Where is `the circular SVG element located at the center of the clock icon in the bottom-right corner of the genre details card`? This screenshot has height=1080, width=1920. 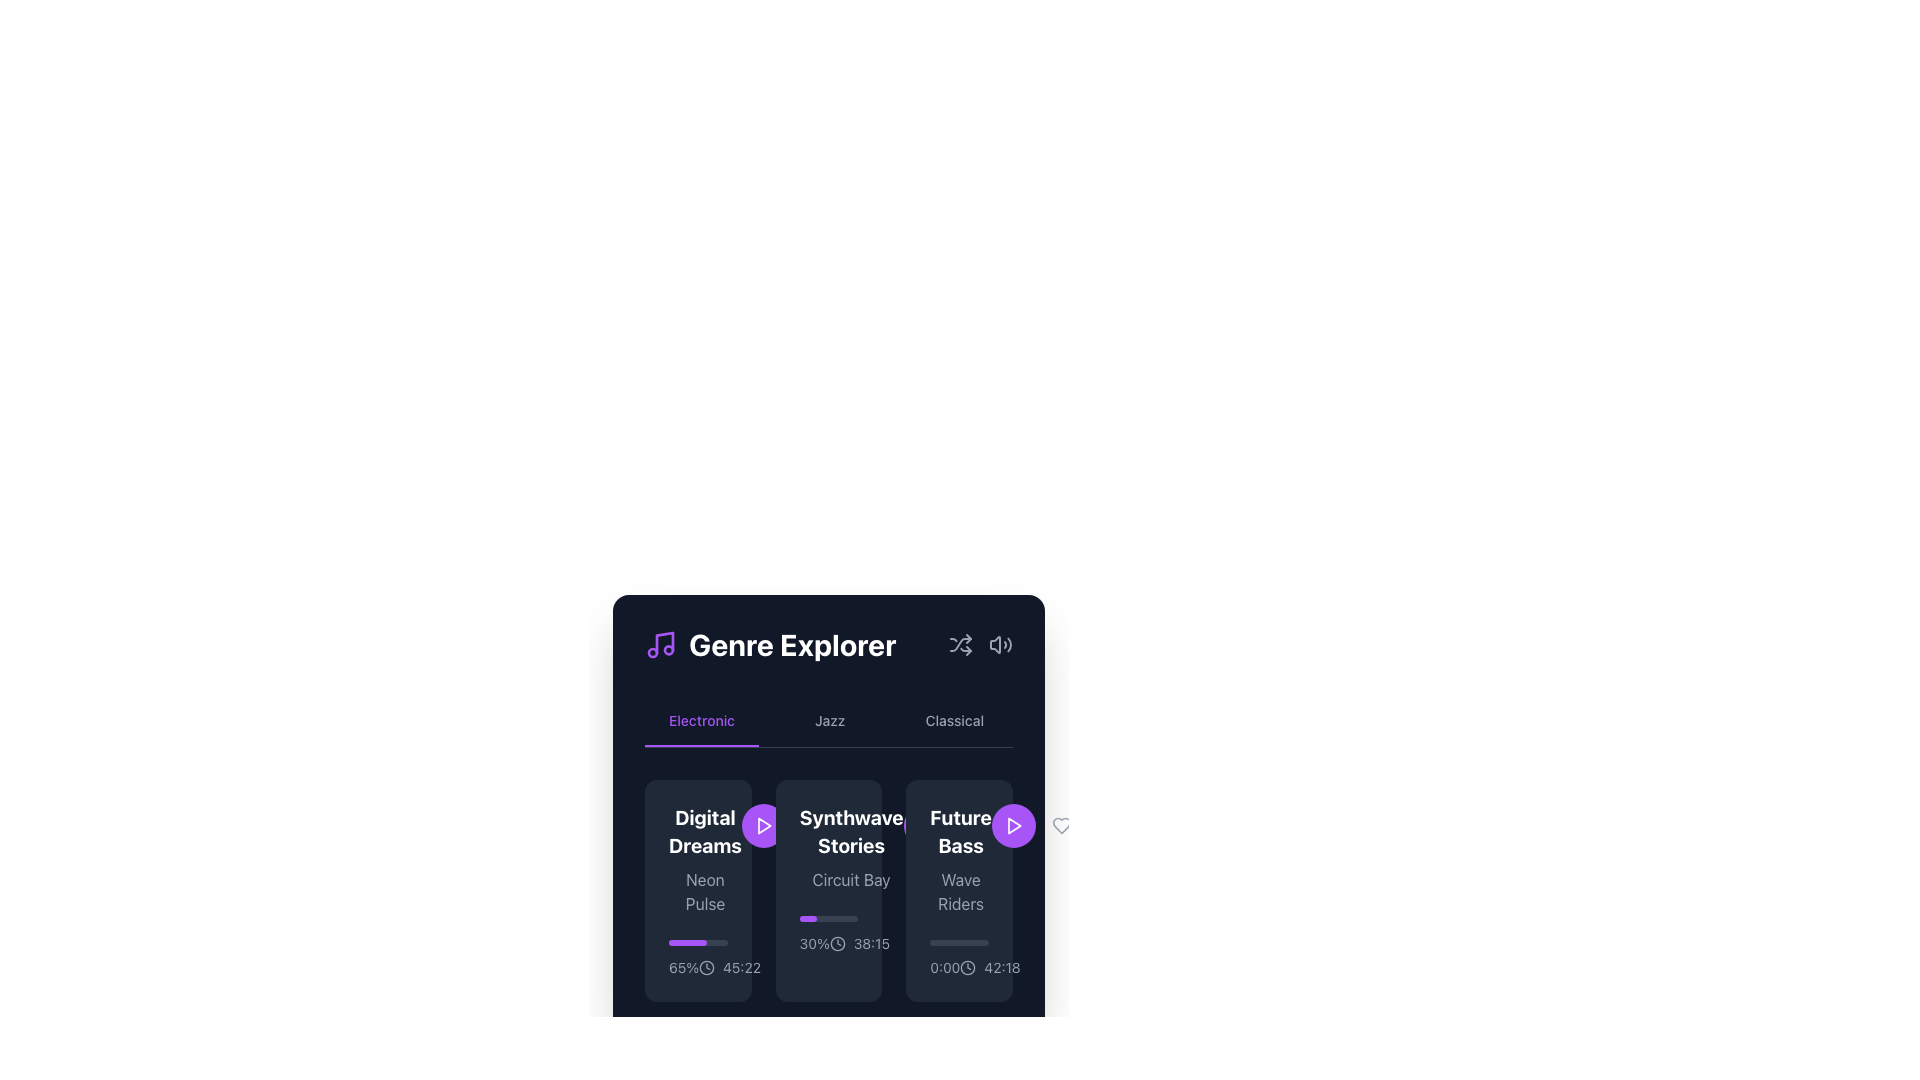
the circular SVG element located at the center of the clock icon in the bottom-right corner of the genre details card is located at coordinates (837, 944).